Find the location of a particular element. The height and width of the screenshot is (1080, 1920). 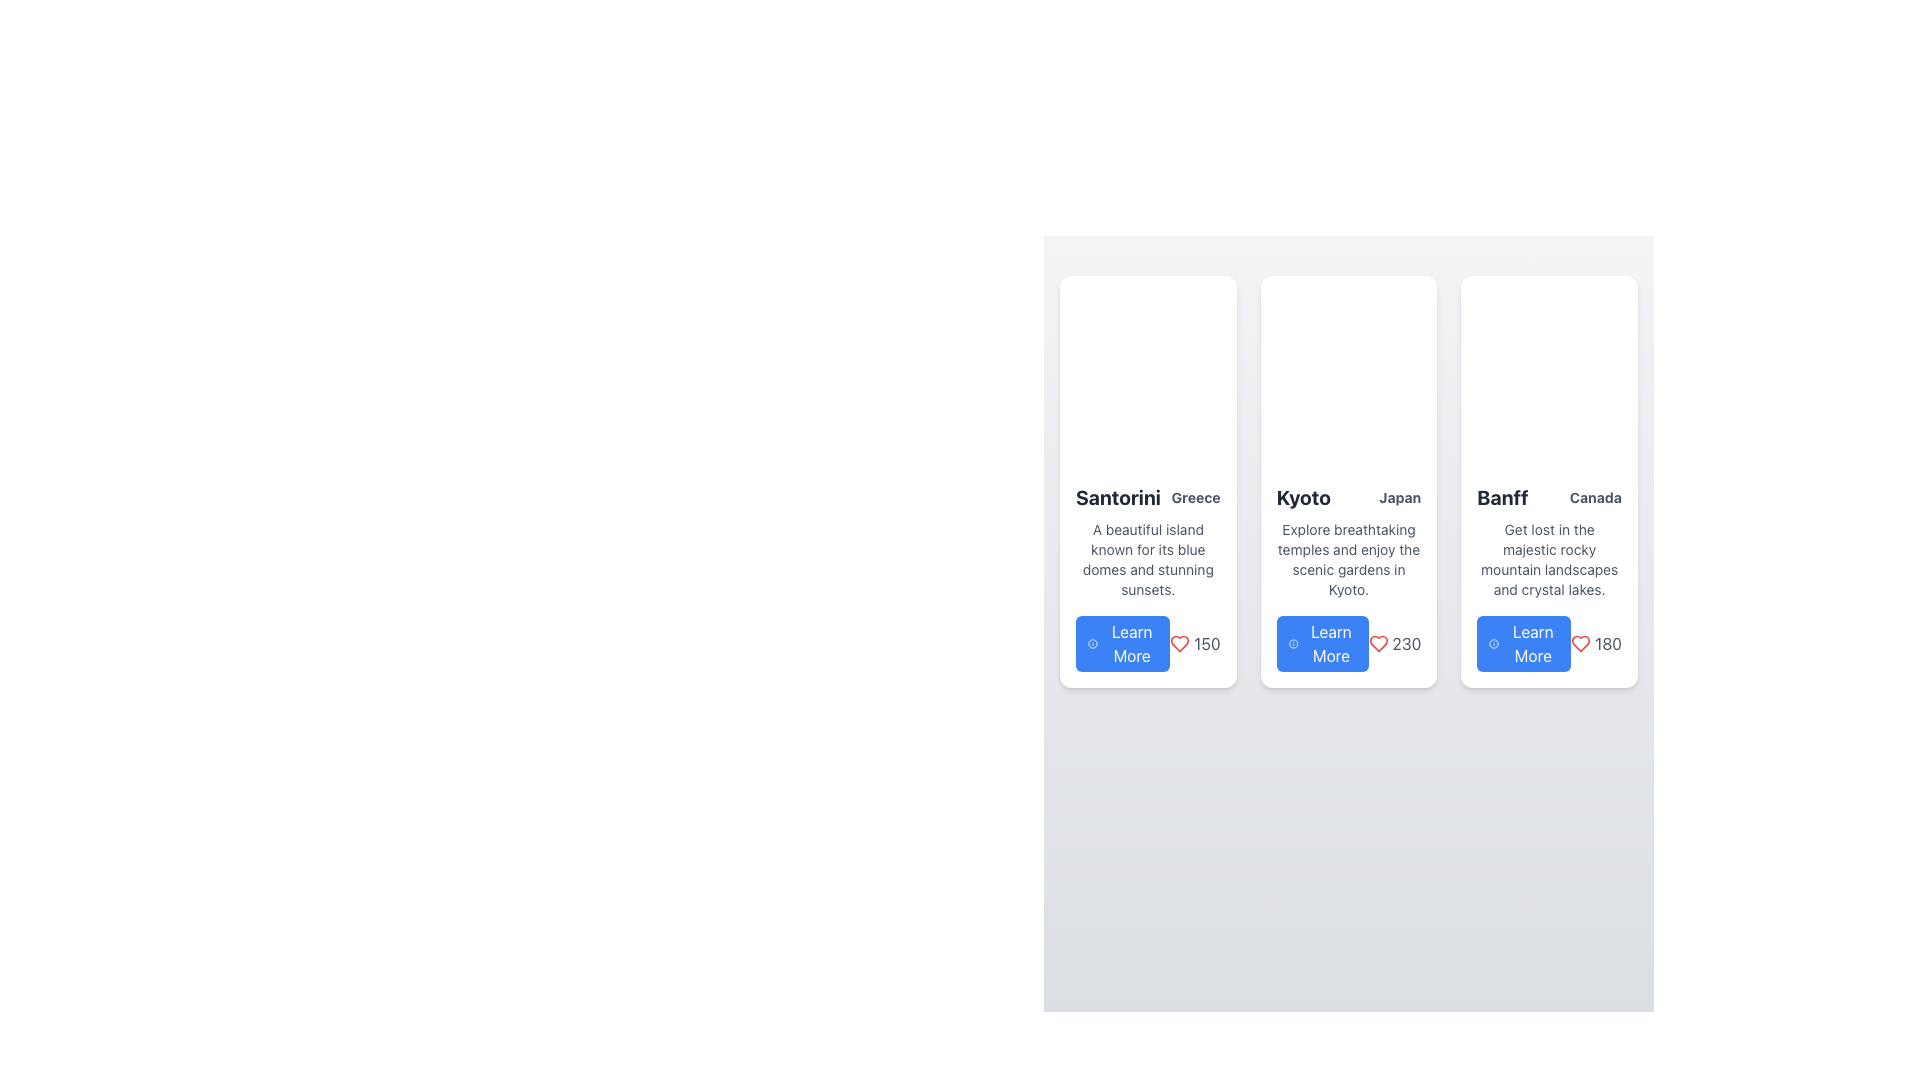

the info icon styled as an SVG graphic located to the left of the 'Learn More' button in the first card is located at coordinates (1092, 644).